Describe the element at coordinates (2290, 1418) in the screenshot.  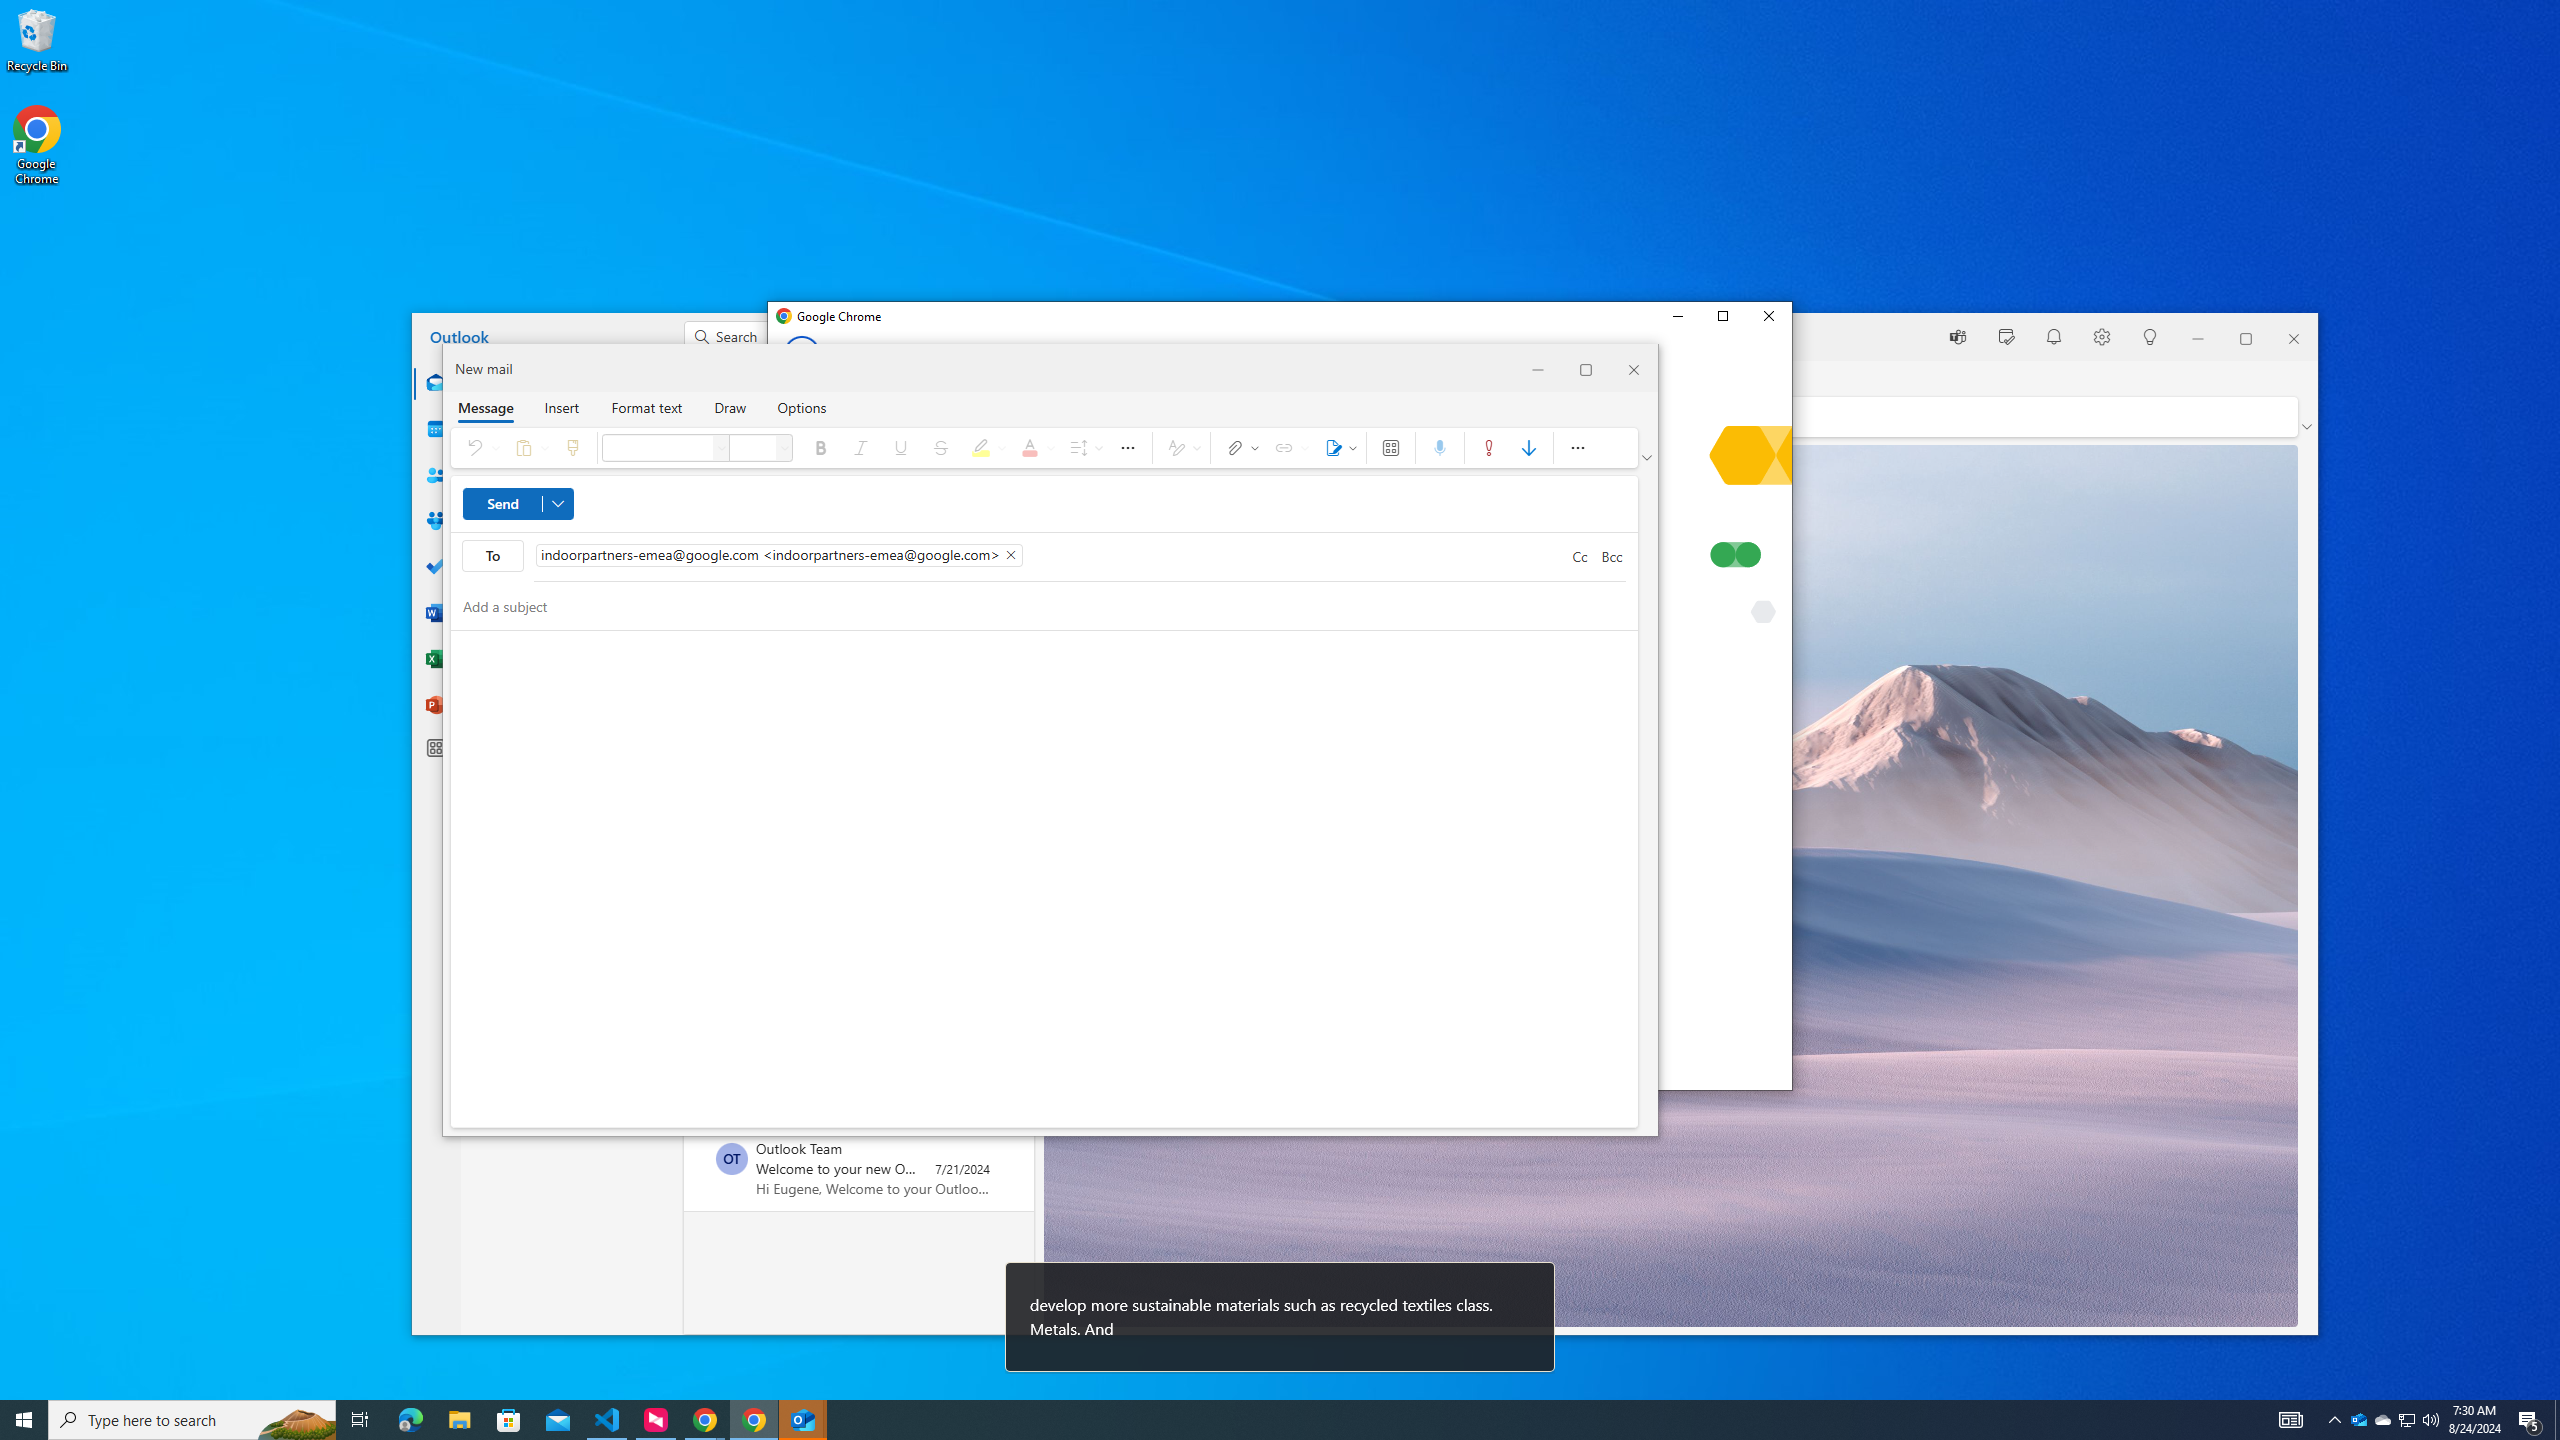
I see `'User Promoted Notification Area'` at that location.